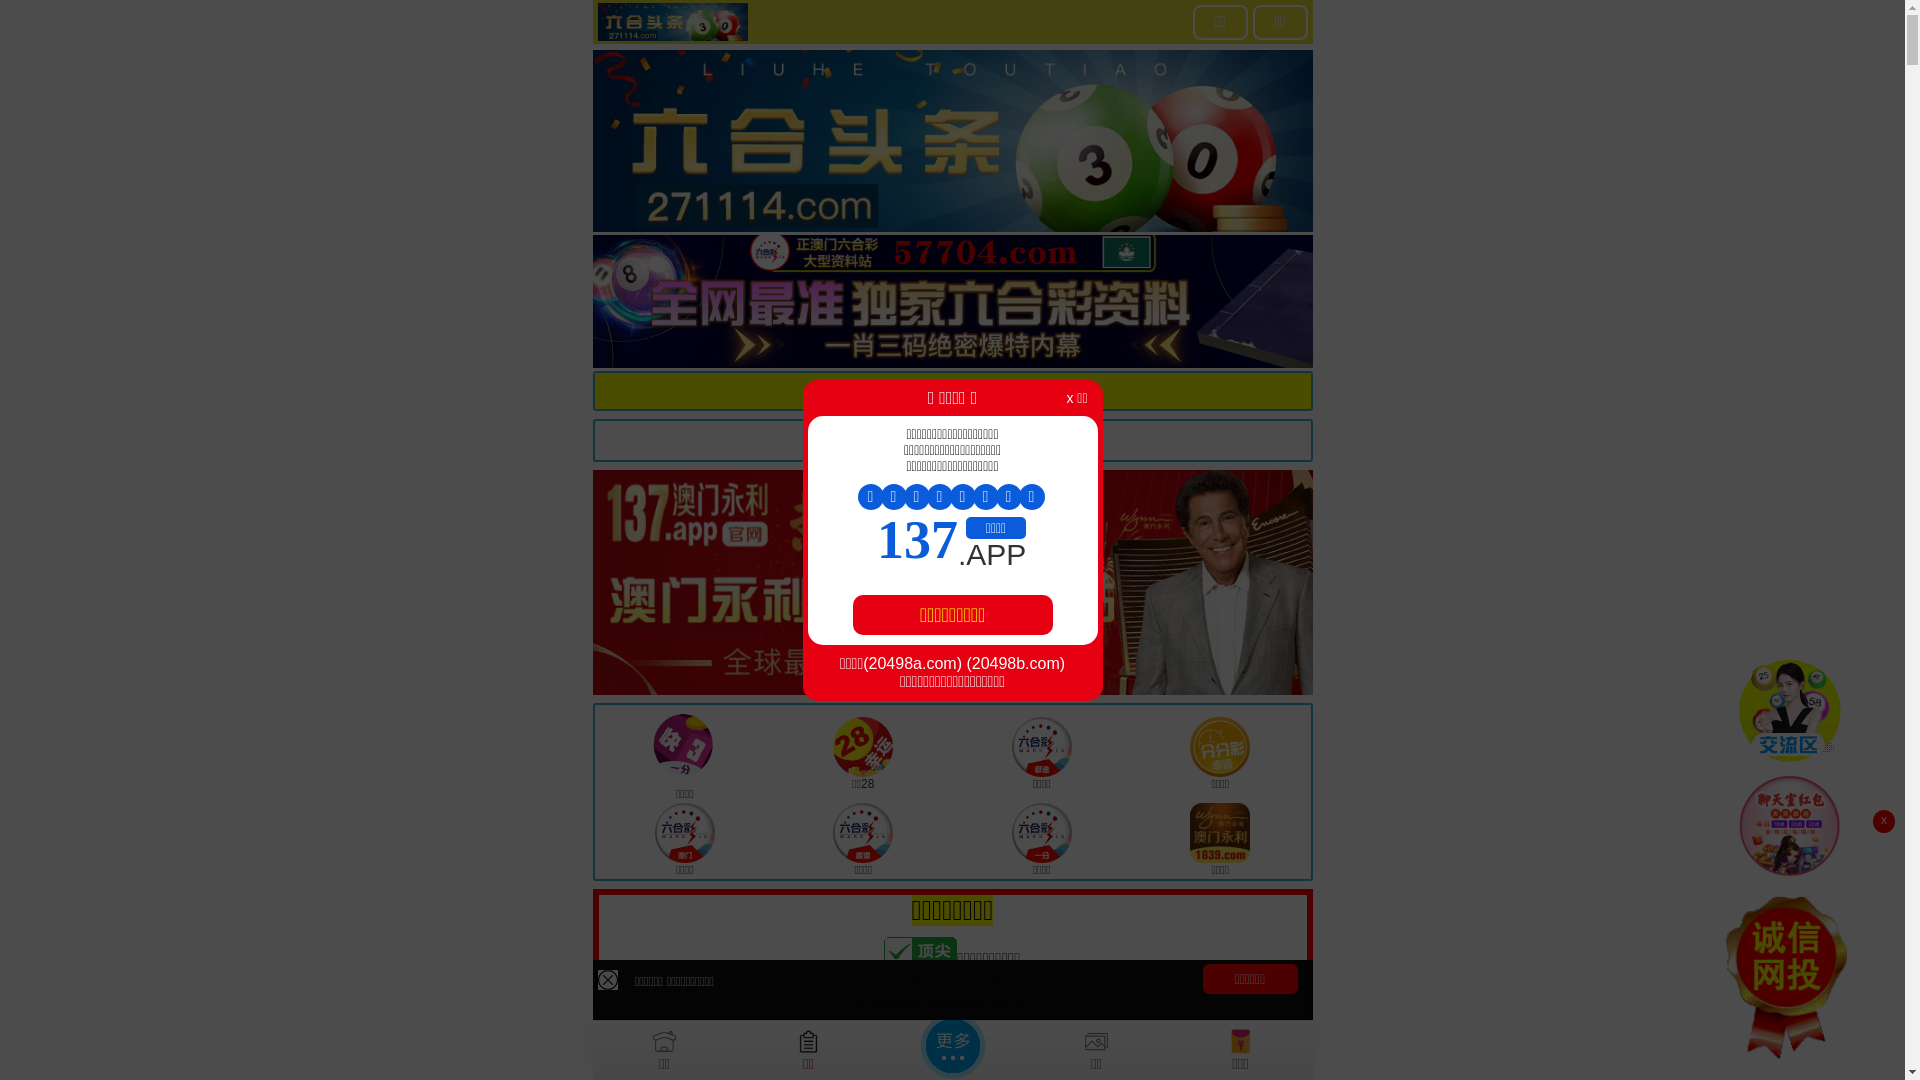  I want to click on 'x', so click(1882, 821).